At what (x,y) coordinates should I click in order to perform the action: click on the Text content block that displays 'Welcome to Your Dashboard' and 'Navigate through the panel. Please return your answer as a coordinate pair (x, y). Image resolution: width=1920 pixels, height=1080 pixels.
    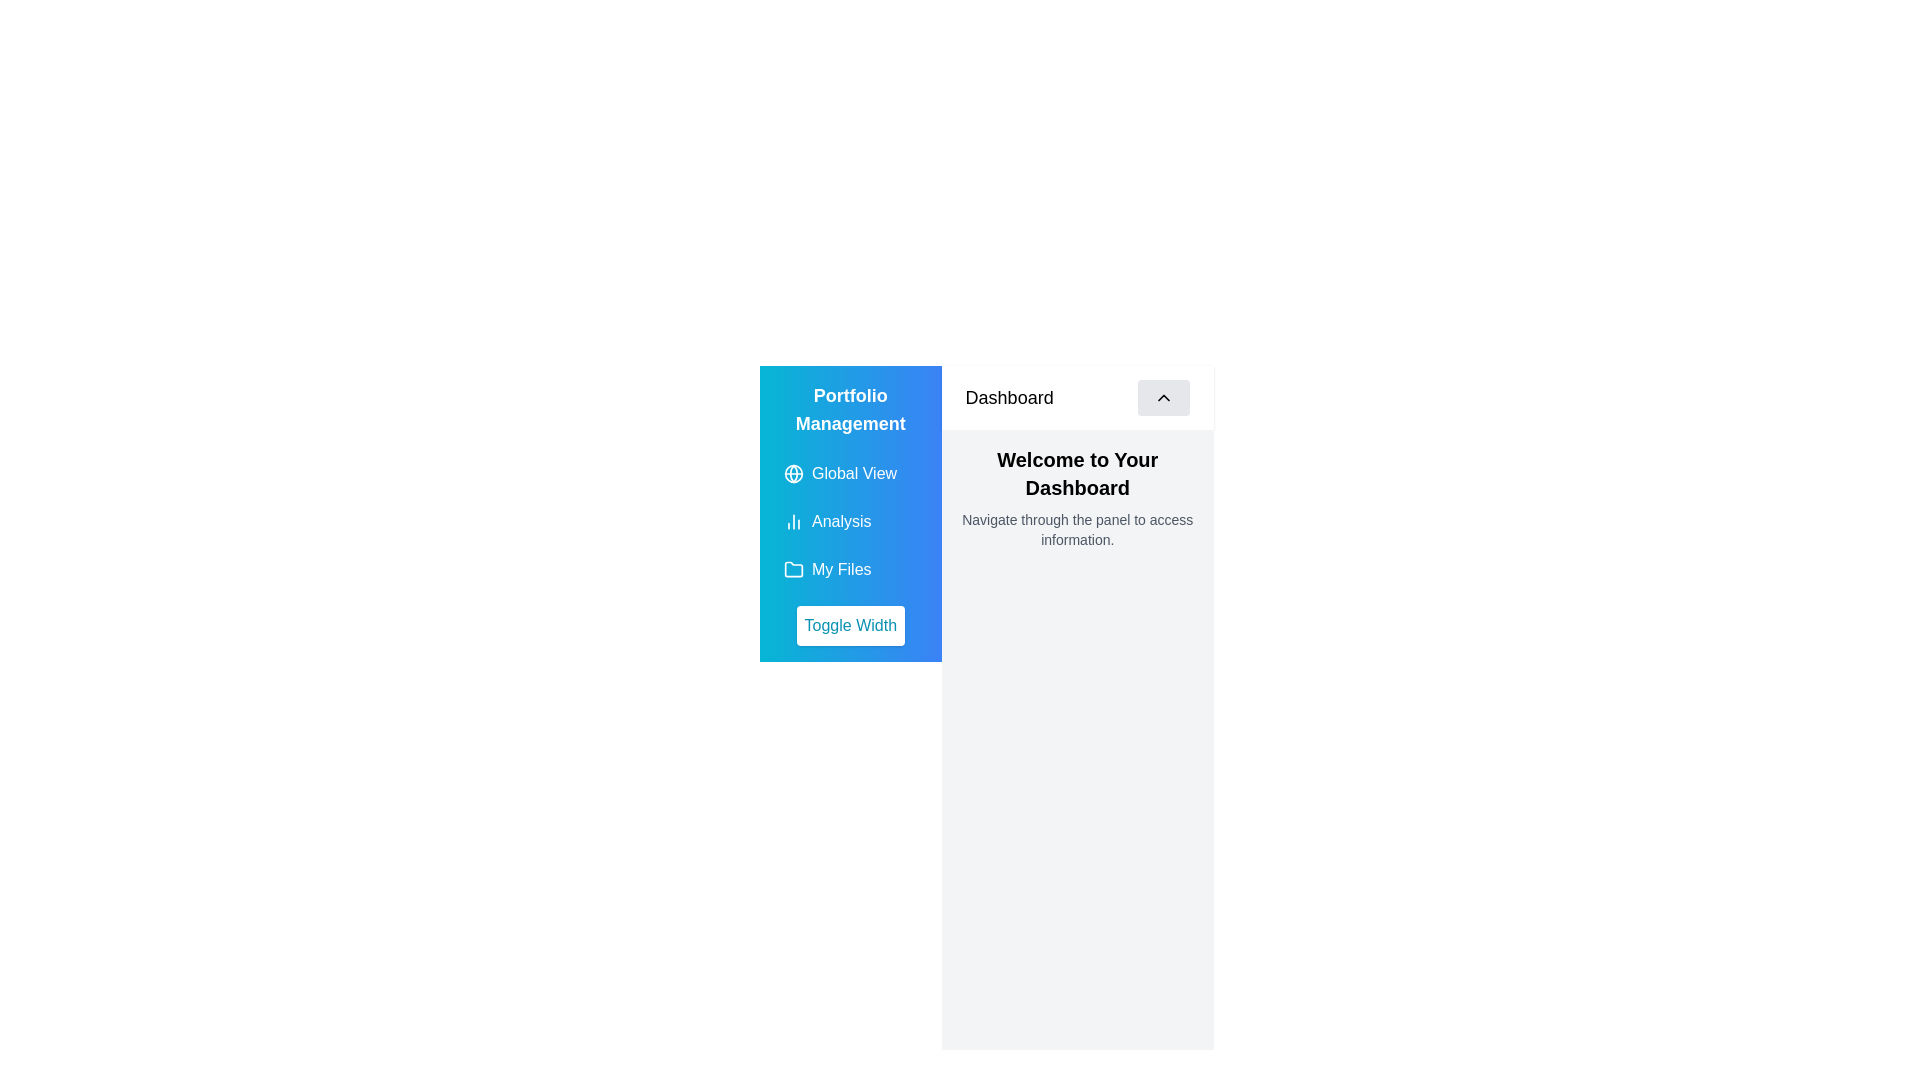
    Looking at the image, I should click on (1076, 496).